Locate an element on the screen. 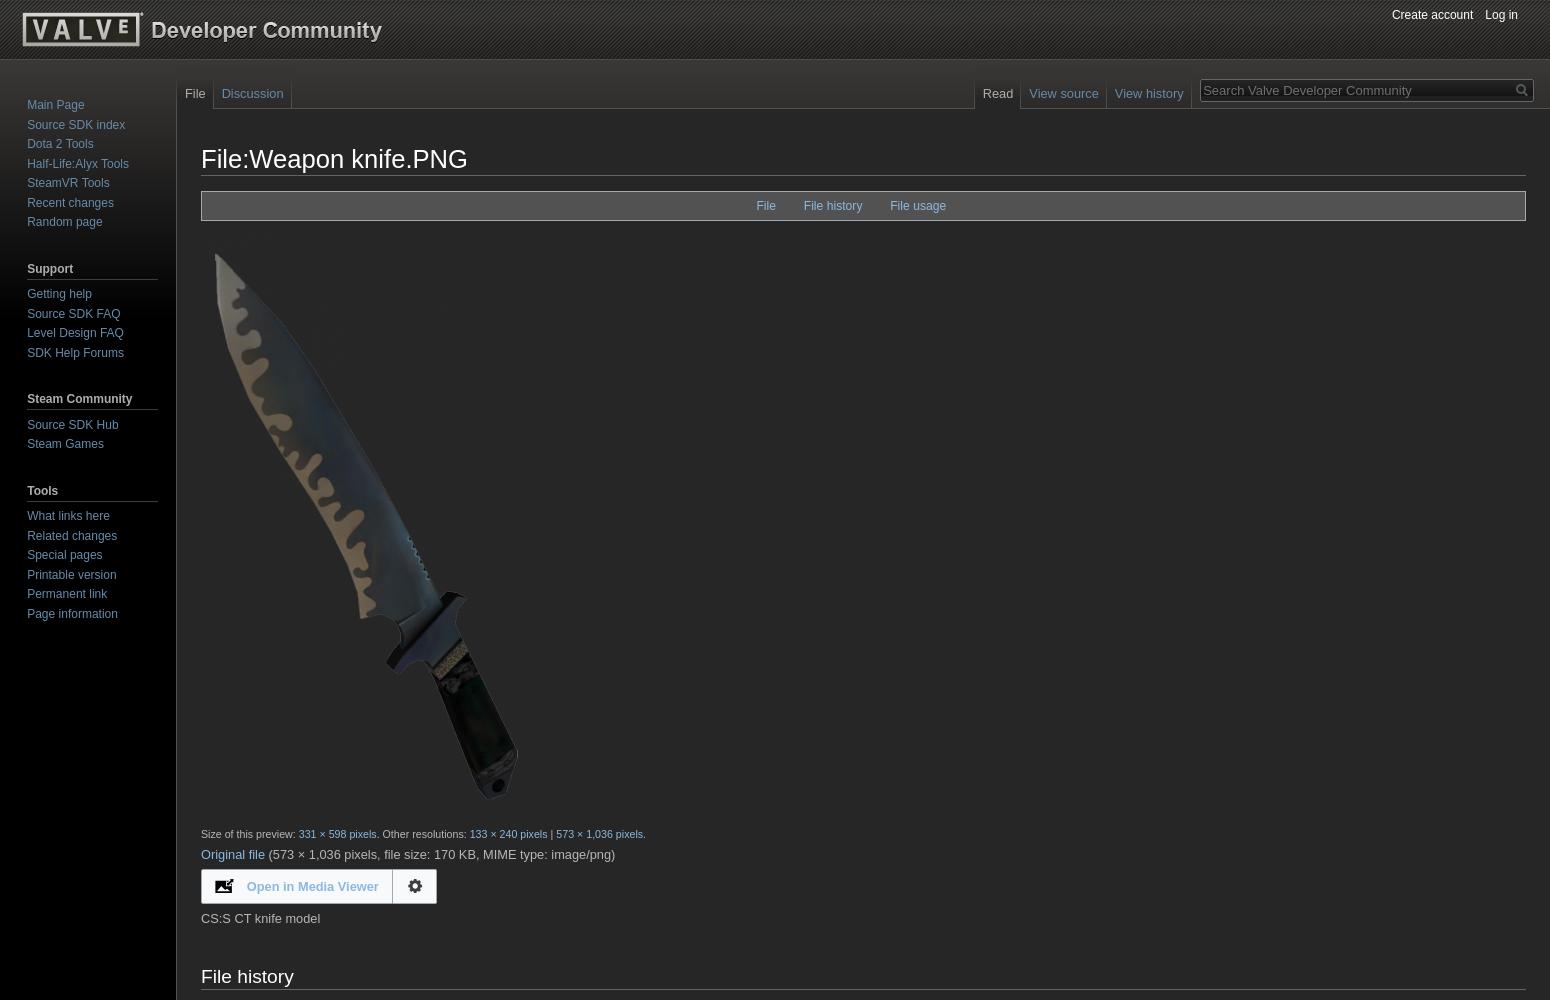 This screenshot has height=1000, width=1550. '|' is located at coordinates (551, 833).